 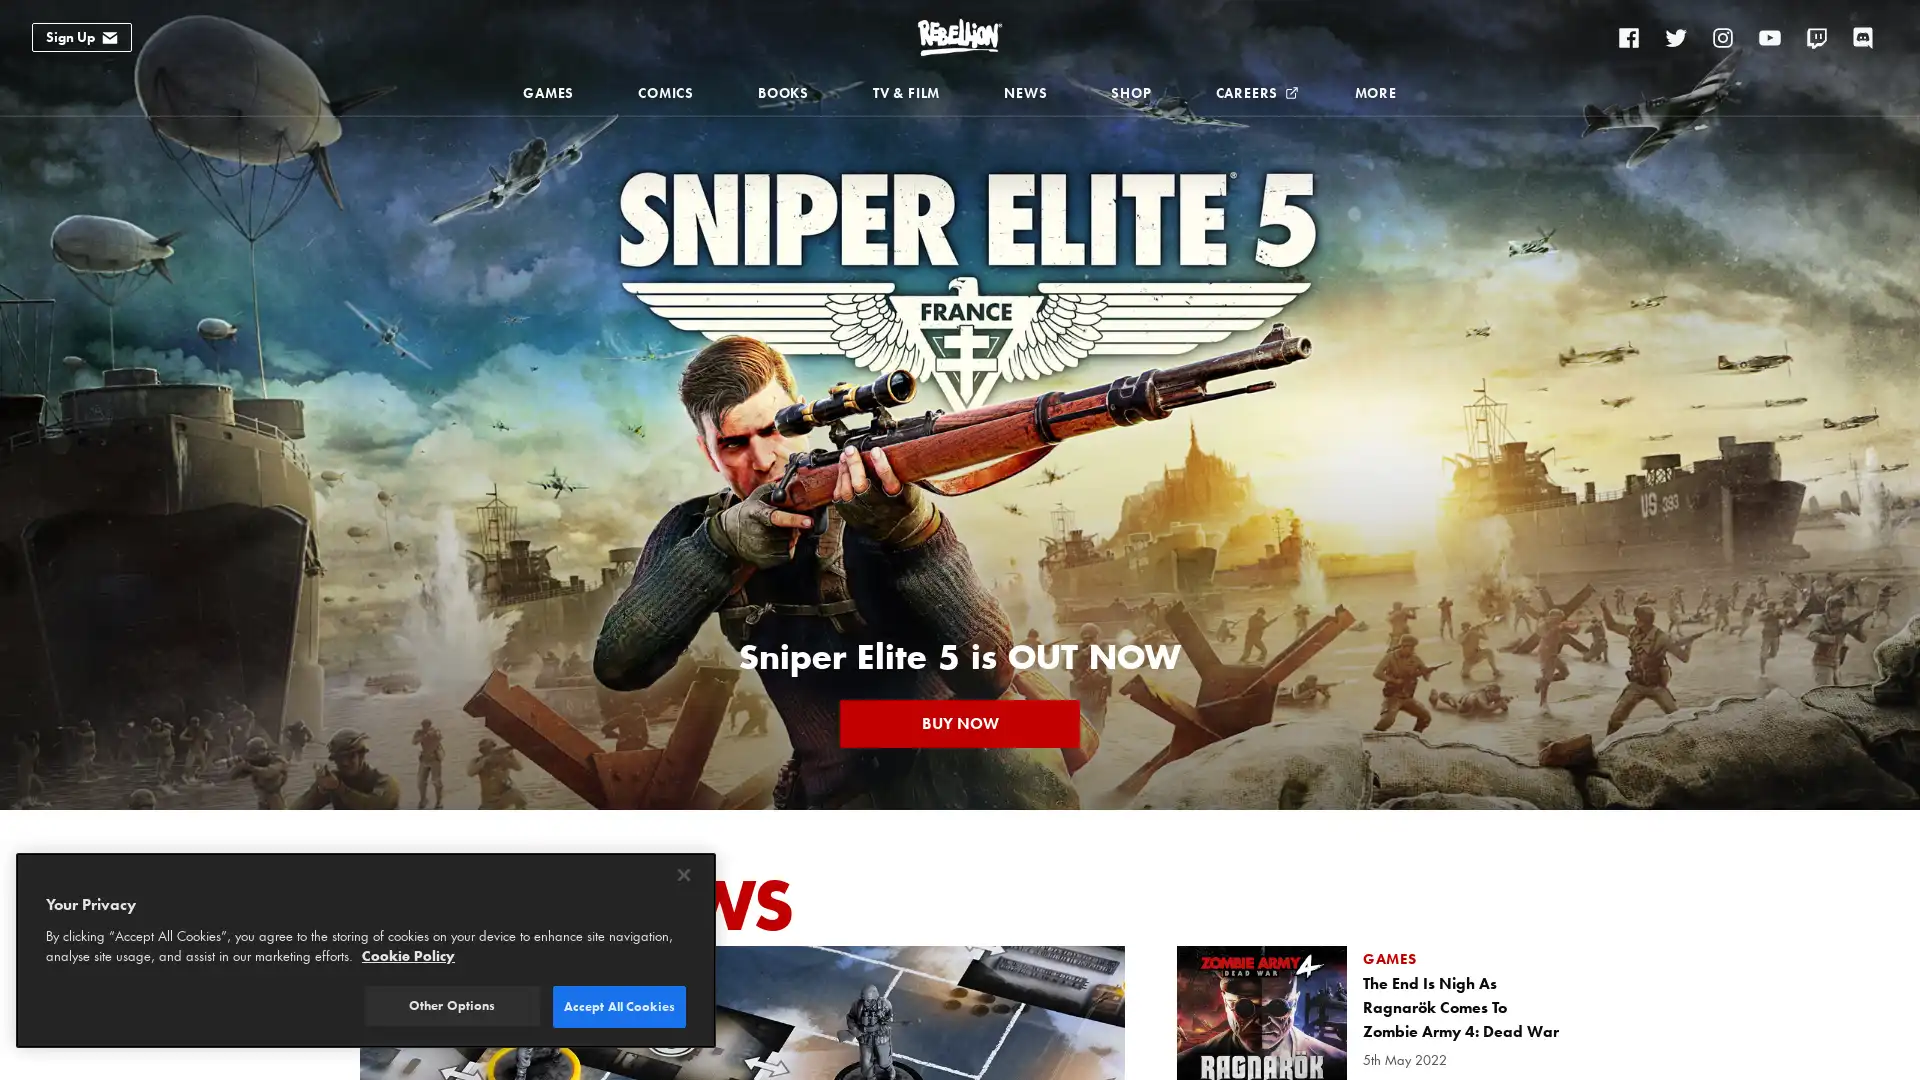 I want to click on Other Options, so click(x=450, y=1006).